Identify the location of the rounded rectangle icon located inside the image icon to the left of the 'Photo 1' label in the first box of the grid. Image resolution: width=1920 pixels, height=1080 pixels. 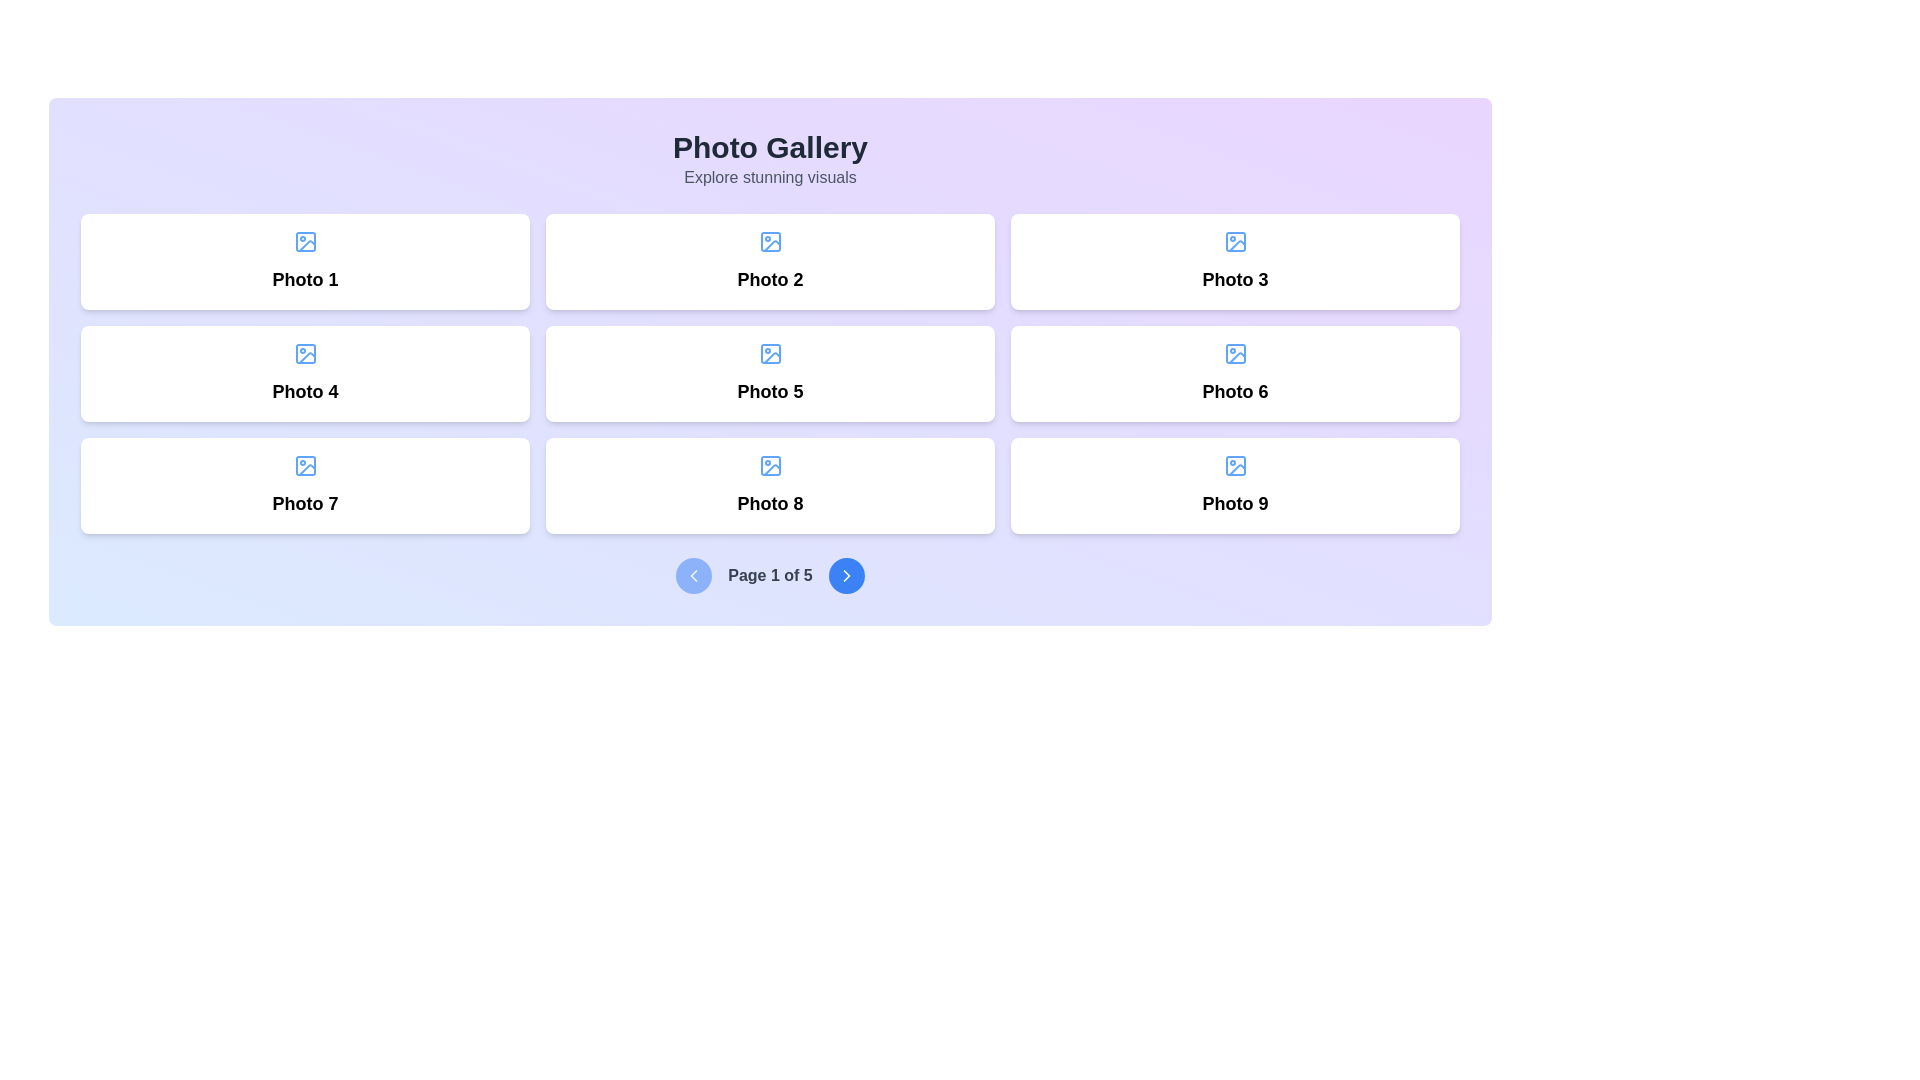
(304, 241).